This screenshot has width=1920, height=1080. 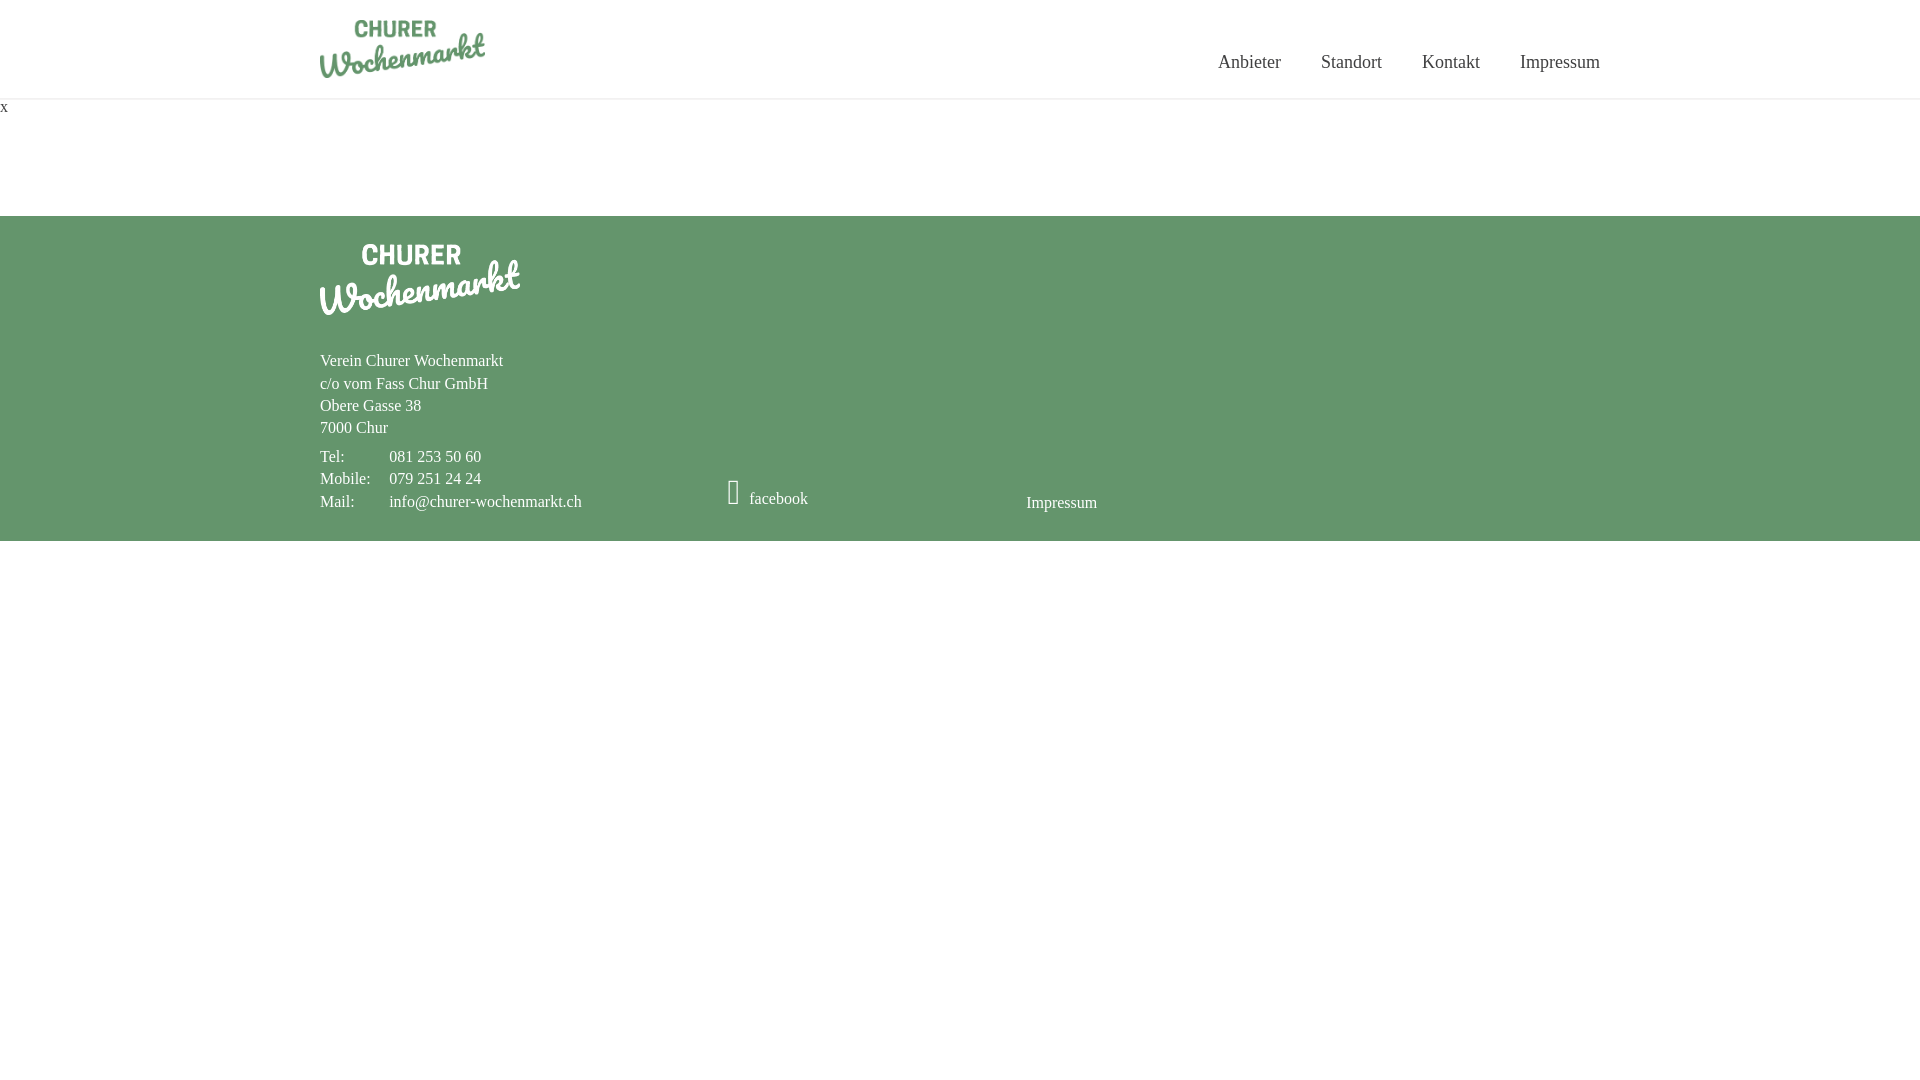 I want to click on 'info@churer-wochenmarkt.ch', so click(x=485, y=500).